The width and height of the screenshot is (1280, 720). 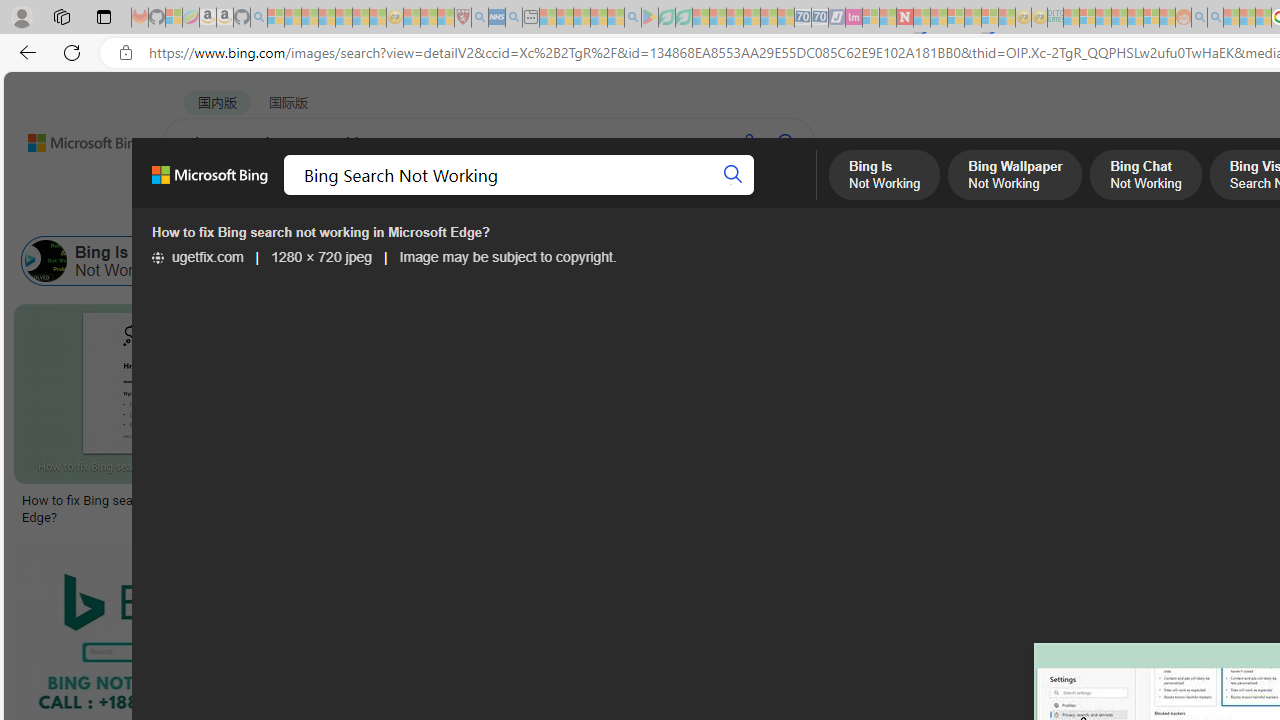 What do you see at coordinates (853, 17) in the screenshot?
I see `'Jobs - lastminute.com Investor Portal - Sleeping'` at bounding box center [853, 17].